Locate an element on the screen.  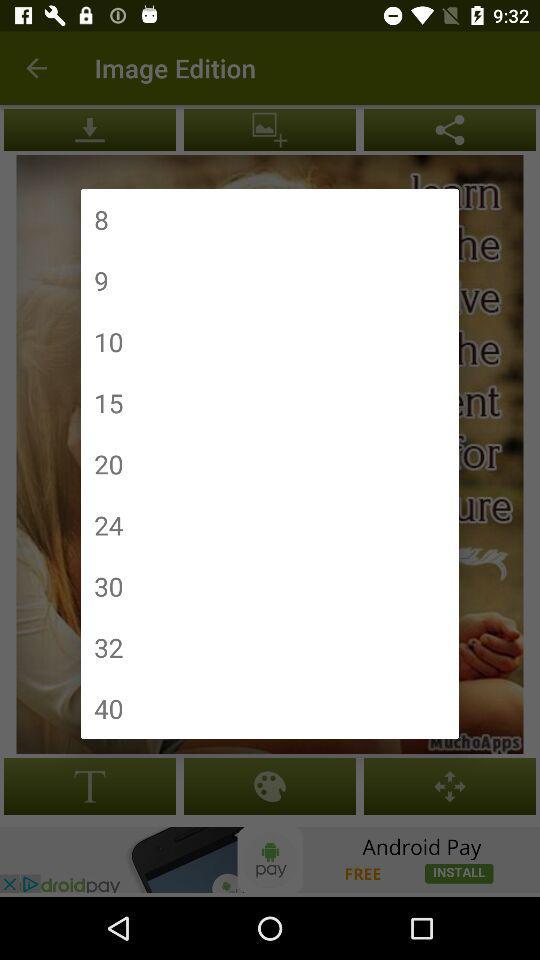
32 icon is located at coordinates (108, 646).